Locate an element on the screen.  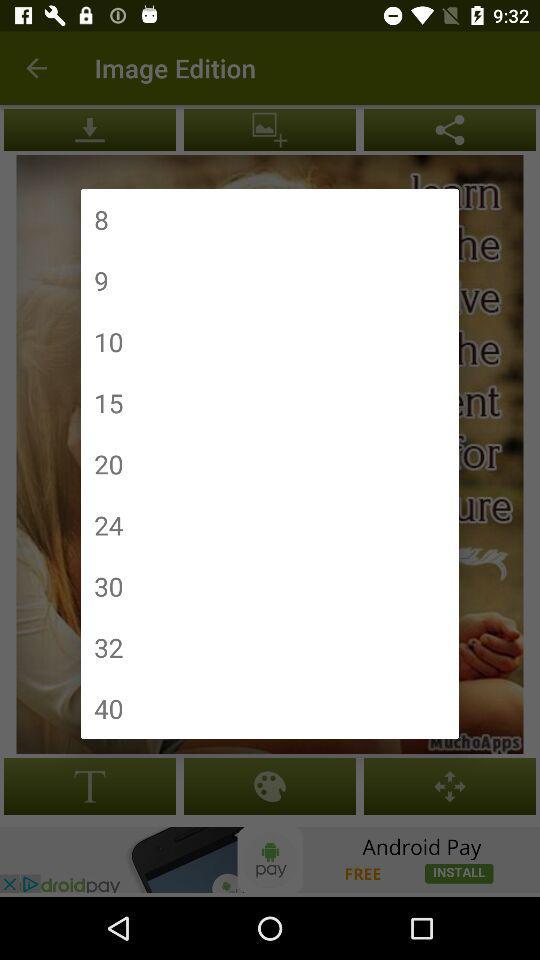
32 icon is located at coordinates (108, 646).